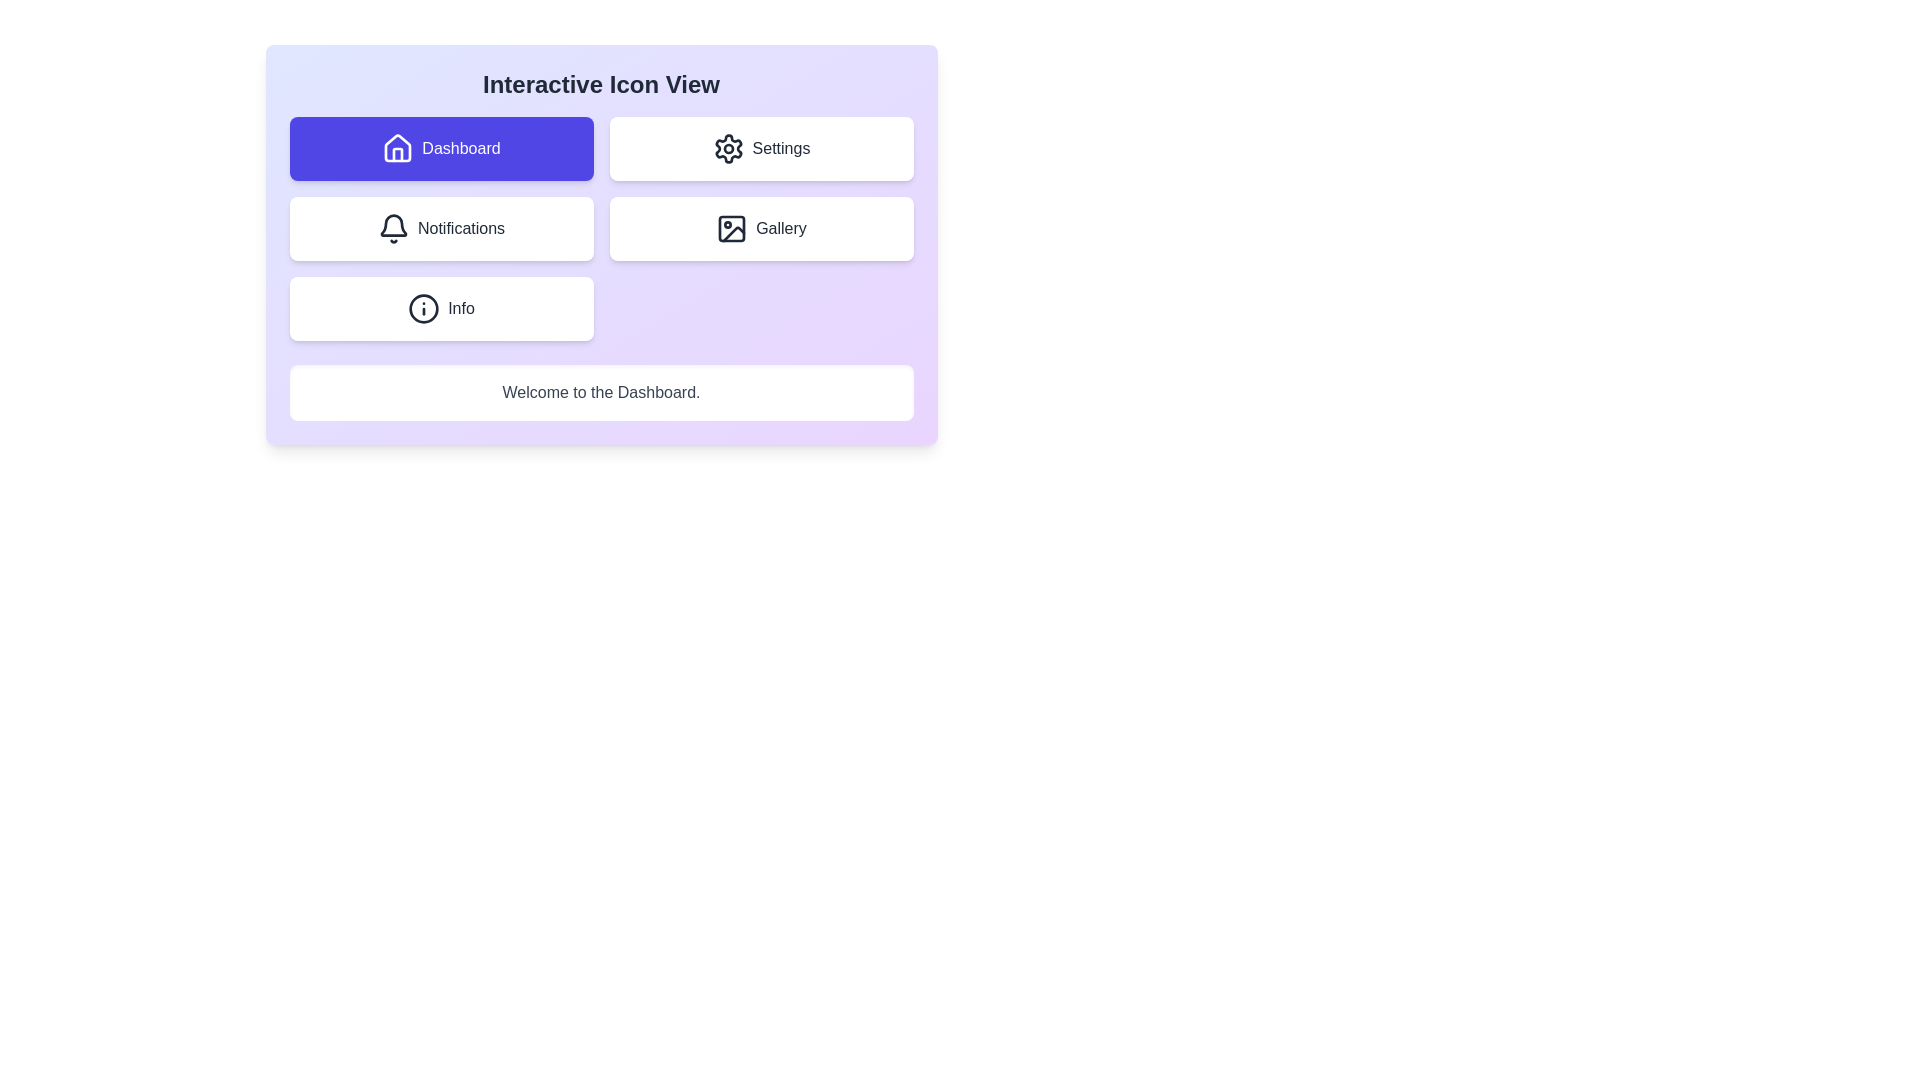  I want to click on and interact with the small house-like icon located within the top-left button labeled 'Dashboard', so click(398, 147).